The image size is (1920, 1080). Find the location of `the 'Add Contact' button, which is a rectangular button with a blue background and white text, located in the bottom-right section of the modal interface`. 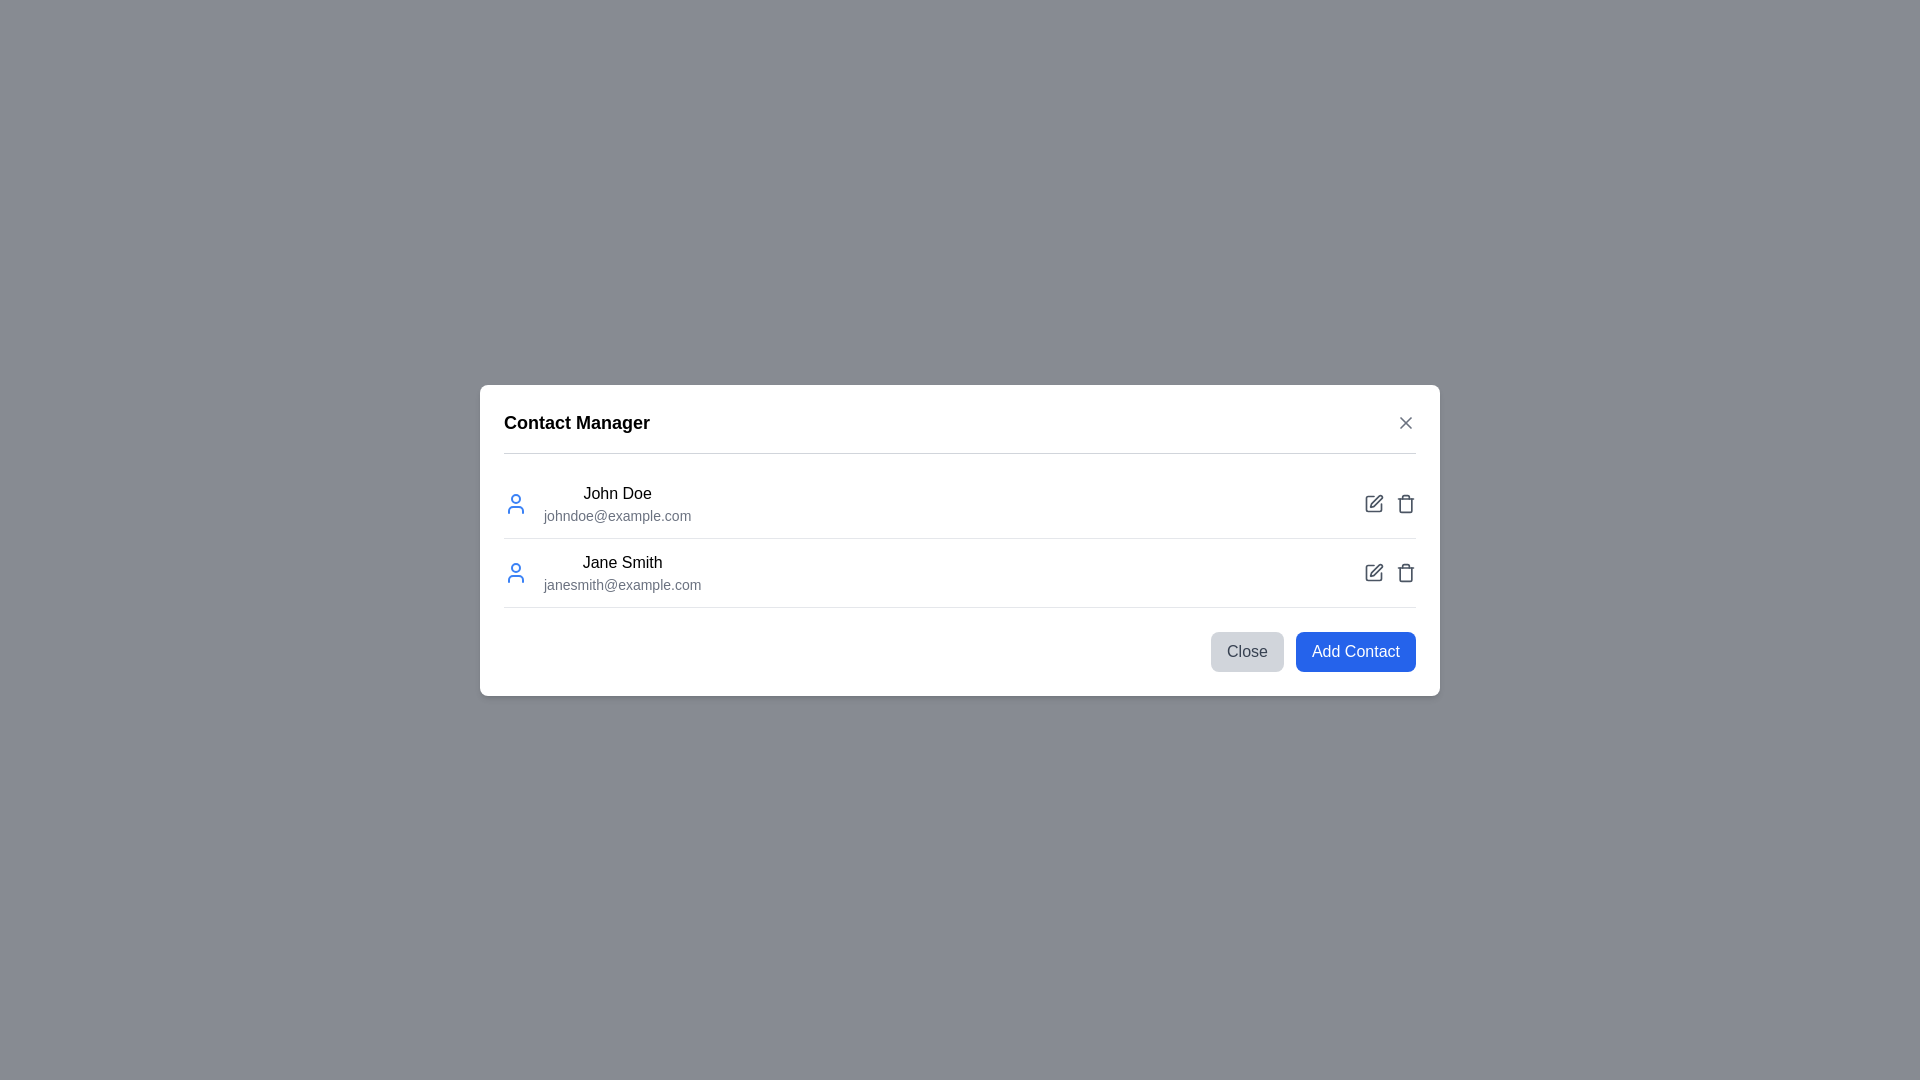

the 'Add Contact' button, which is a rectangular button with a blue background and white text, located in the bottom-right section of the modal interface is located at coordinates (1355, 651).